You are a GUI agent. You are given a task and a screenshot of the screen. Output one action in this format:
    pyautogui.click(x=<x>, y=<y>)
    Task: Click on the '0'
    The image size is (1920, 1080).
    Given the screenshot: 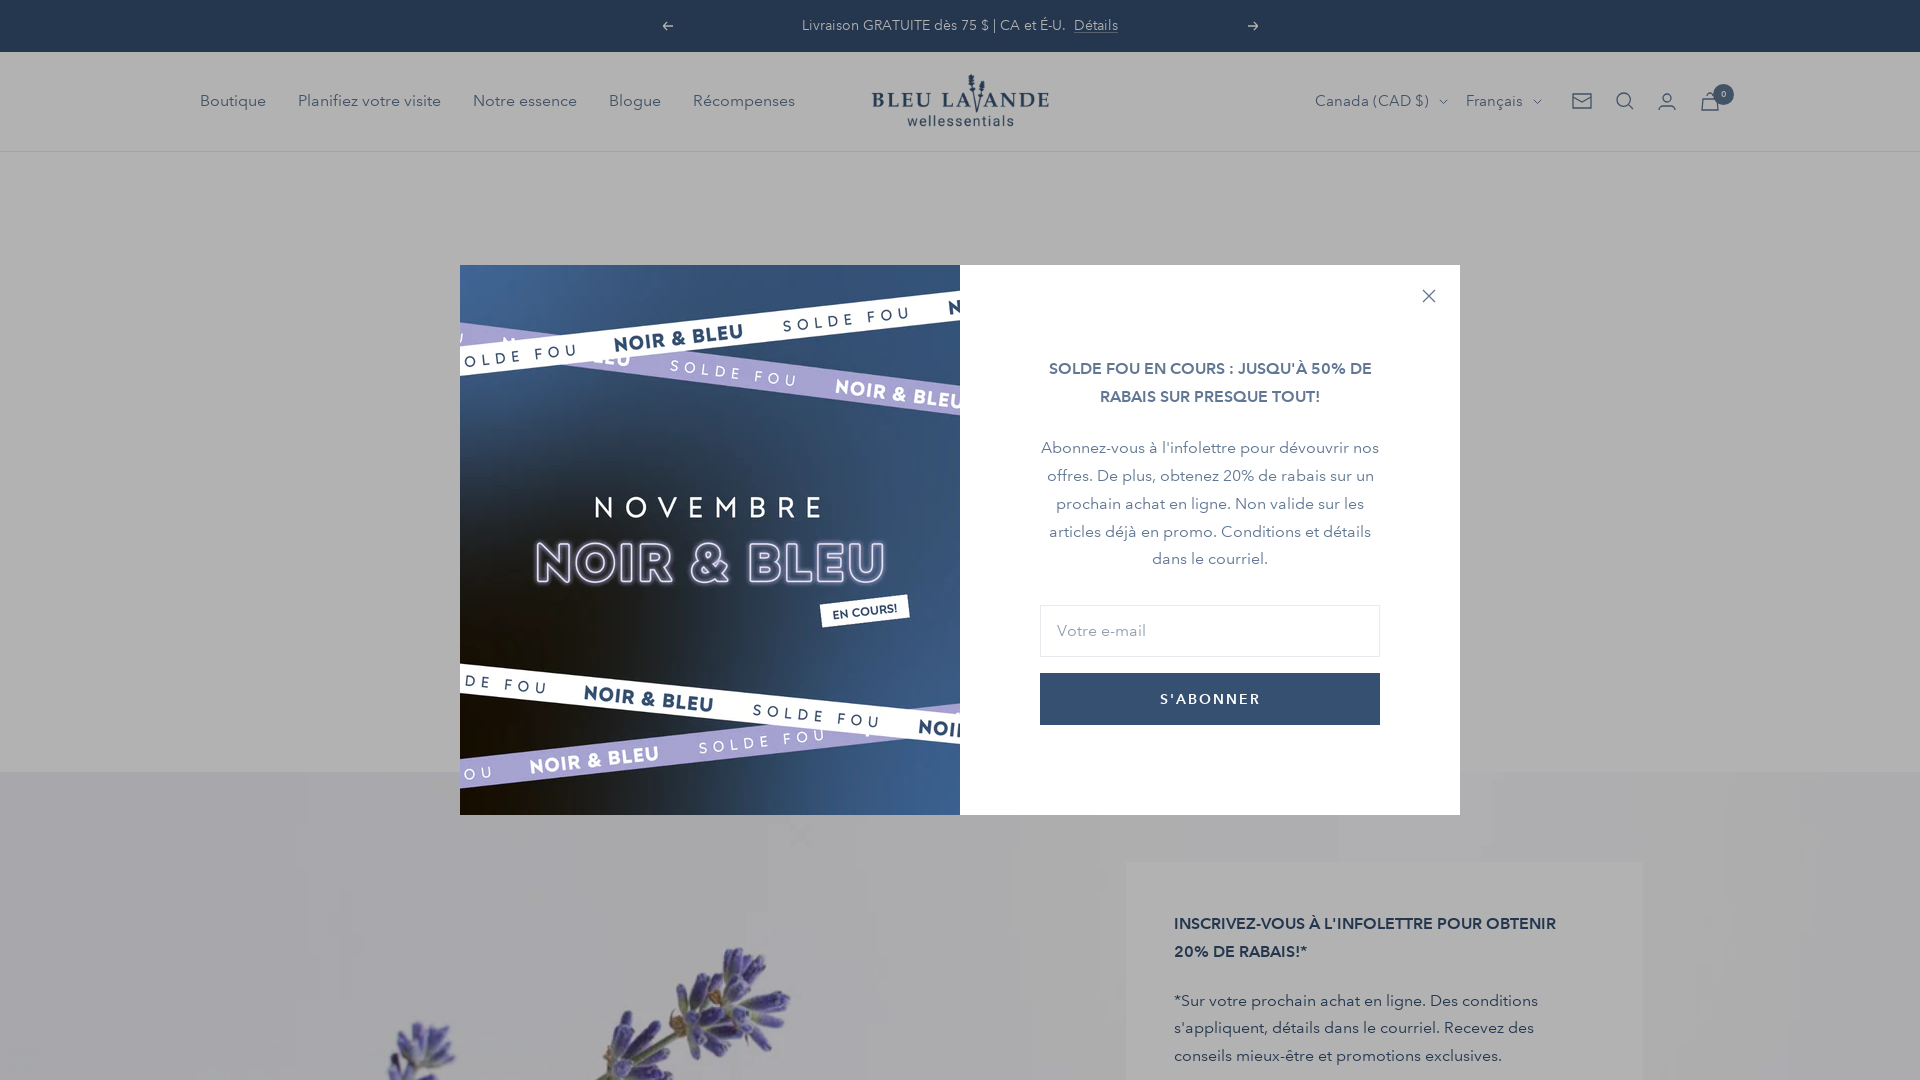 What is the action you would take?
    pyautogui.click(x=1708, y=101)
    